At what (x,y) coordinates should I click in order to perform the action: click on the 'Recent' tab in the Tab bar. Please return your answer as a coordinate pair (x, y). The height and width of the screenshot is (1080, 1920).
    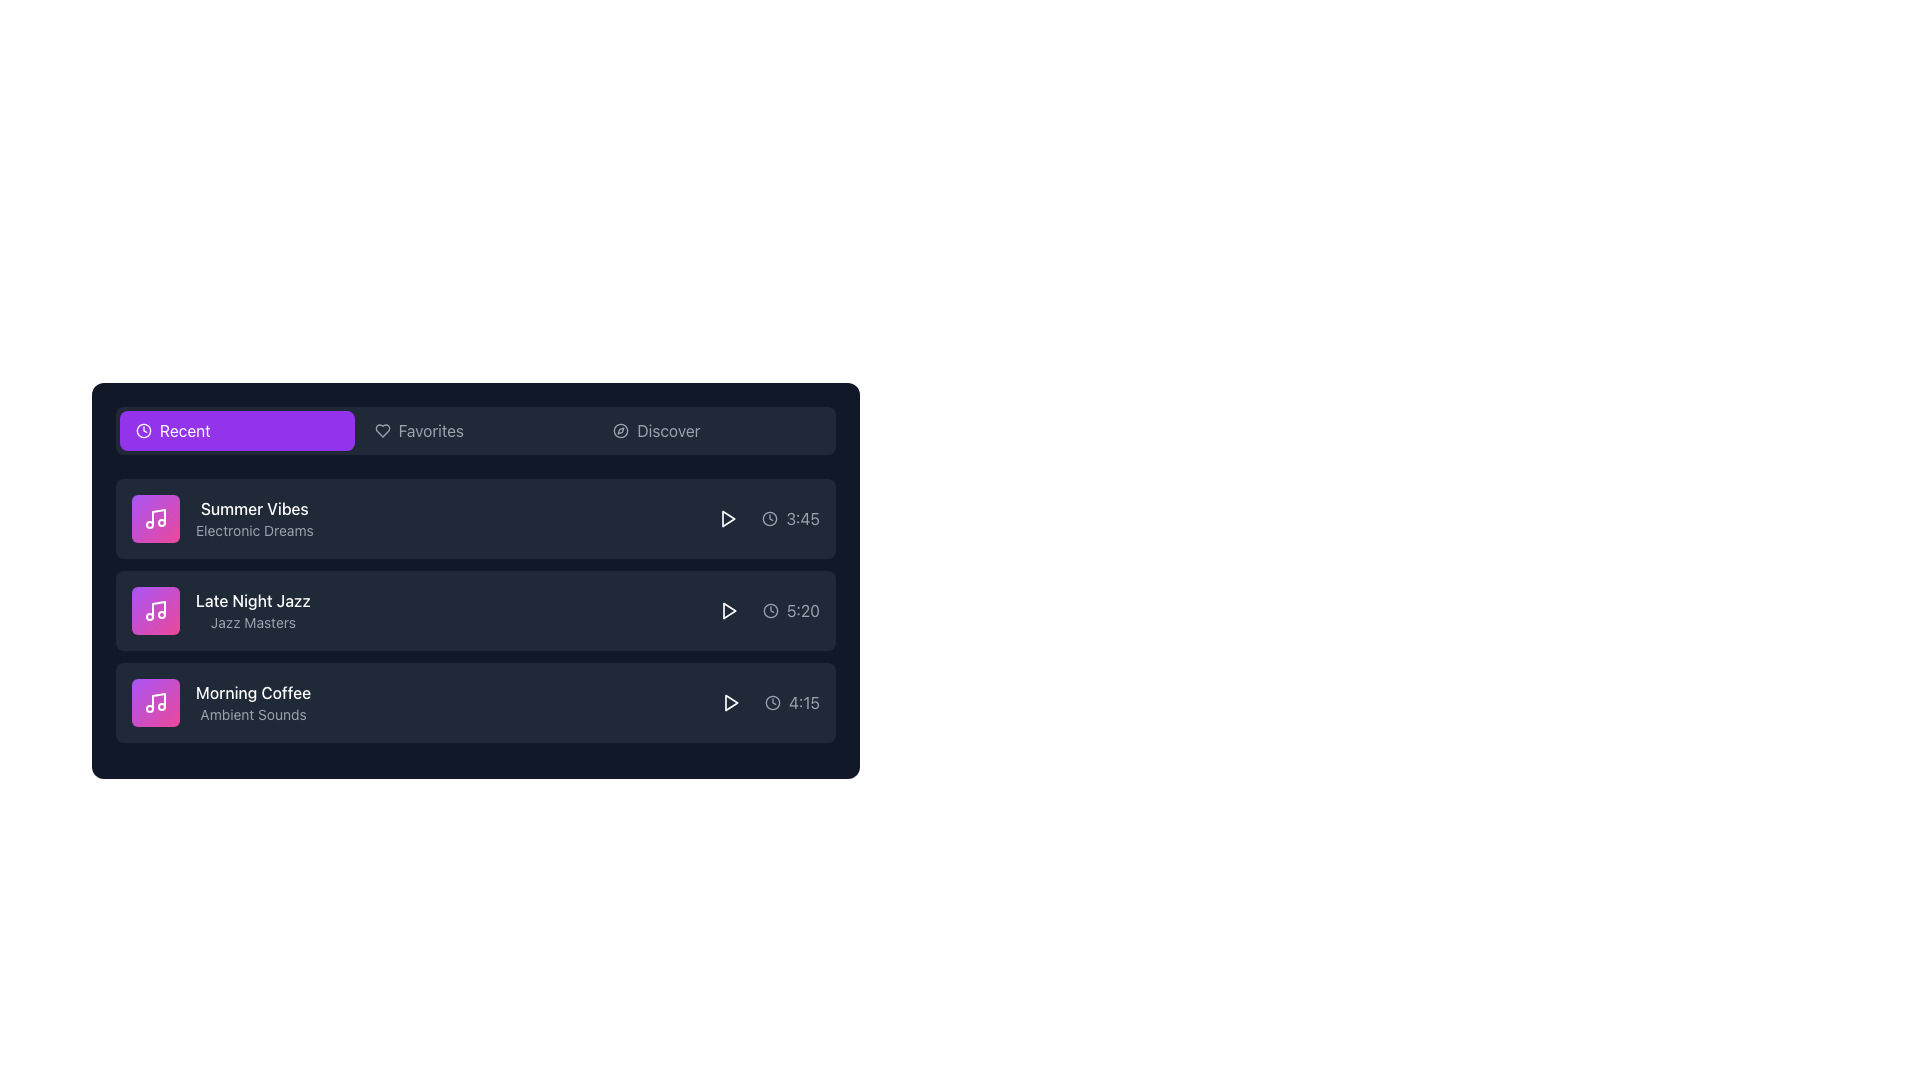
    Looking at the image, I should click on (474, 430).